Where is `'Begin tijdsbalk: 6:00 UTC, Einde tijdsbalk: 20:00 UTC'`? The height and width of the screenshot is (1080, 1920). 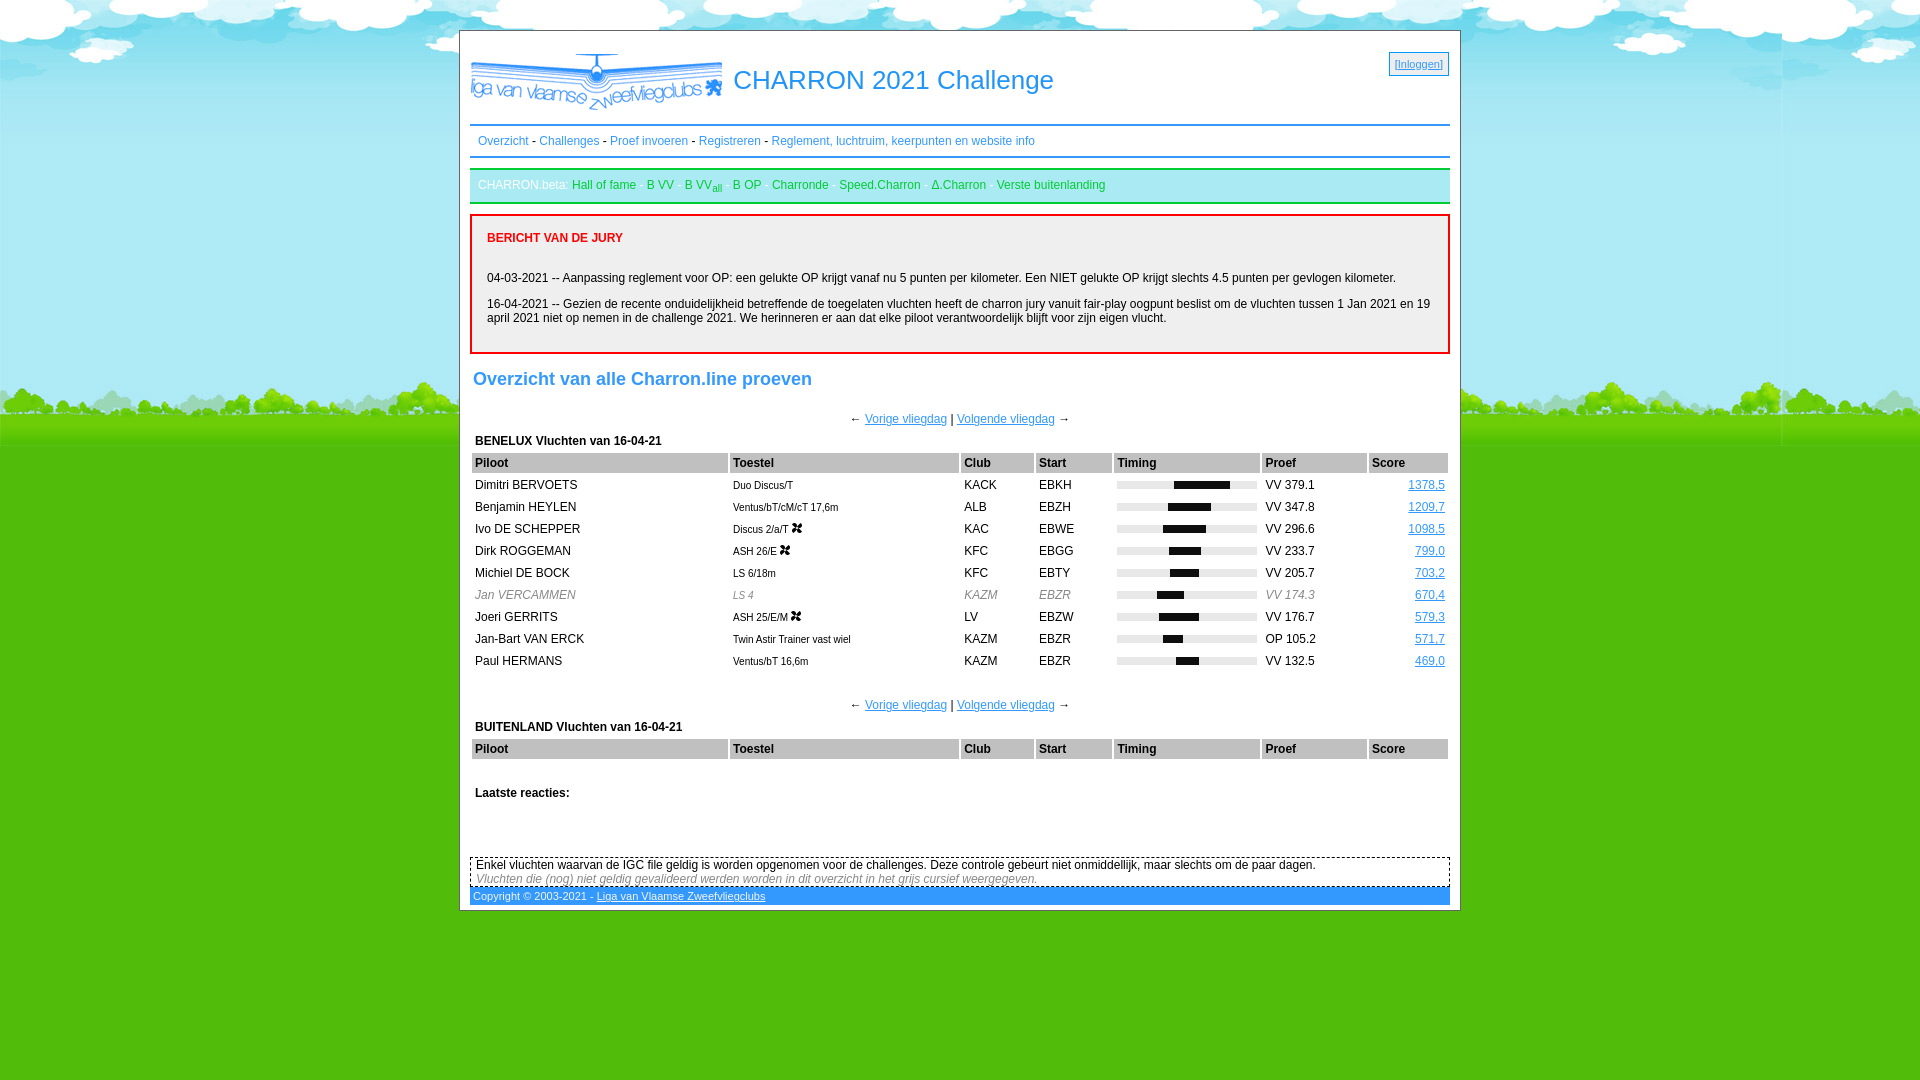 'Begin tijdsbalk: 6:00 UTC, Einde tijdsbalk: 20:00 UTC' is located at coordinates (1186, 505).